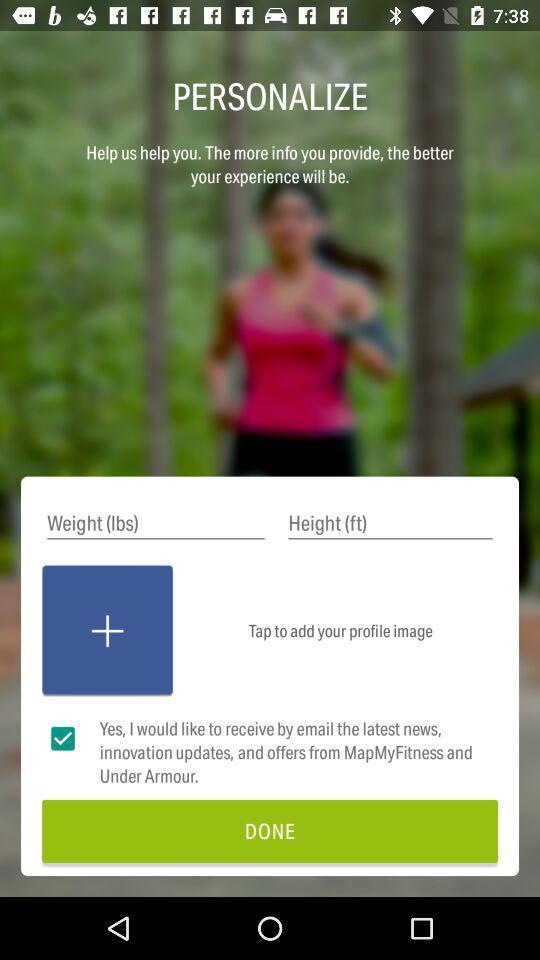 This screenshot has height=960, width=540. What do you see at coordinates (155, 522) in the screenshot?
I see `the weightlbs` at bounding box center [155, 522].